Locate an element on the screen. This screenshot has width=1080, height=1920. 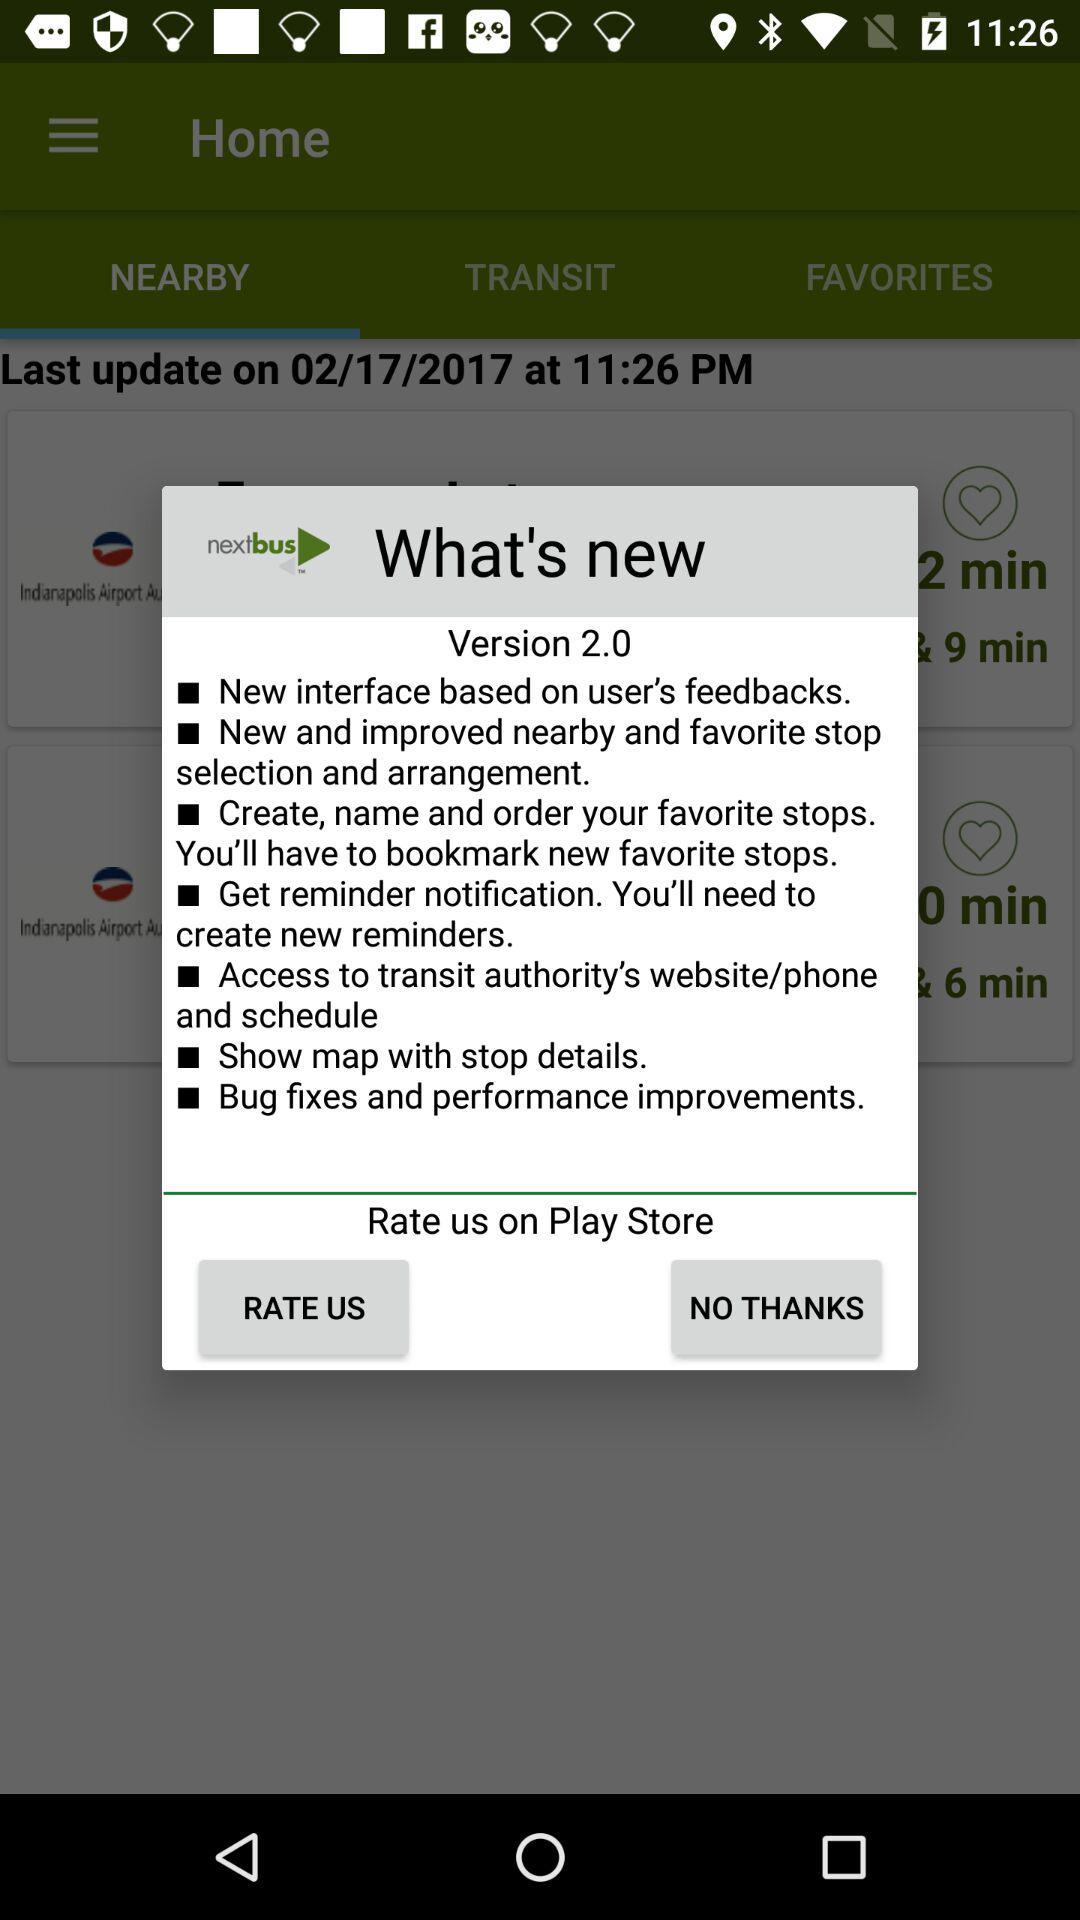
icon to the right of the rate us icon is located at coordinates (775, 1307).